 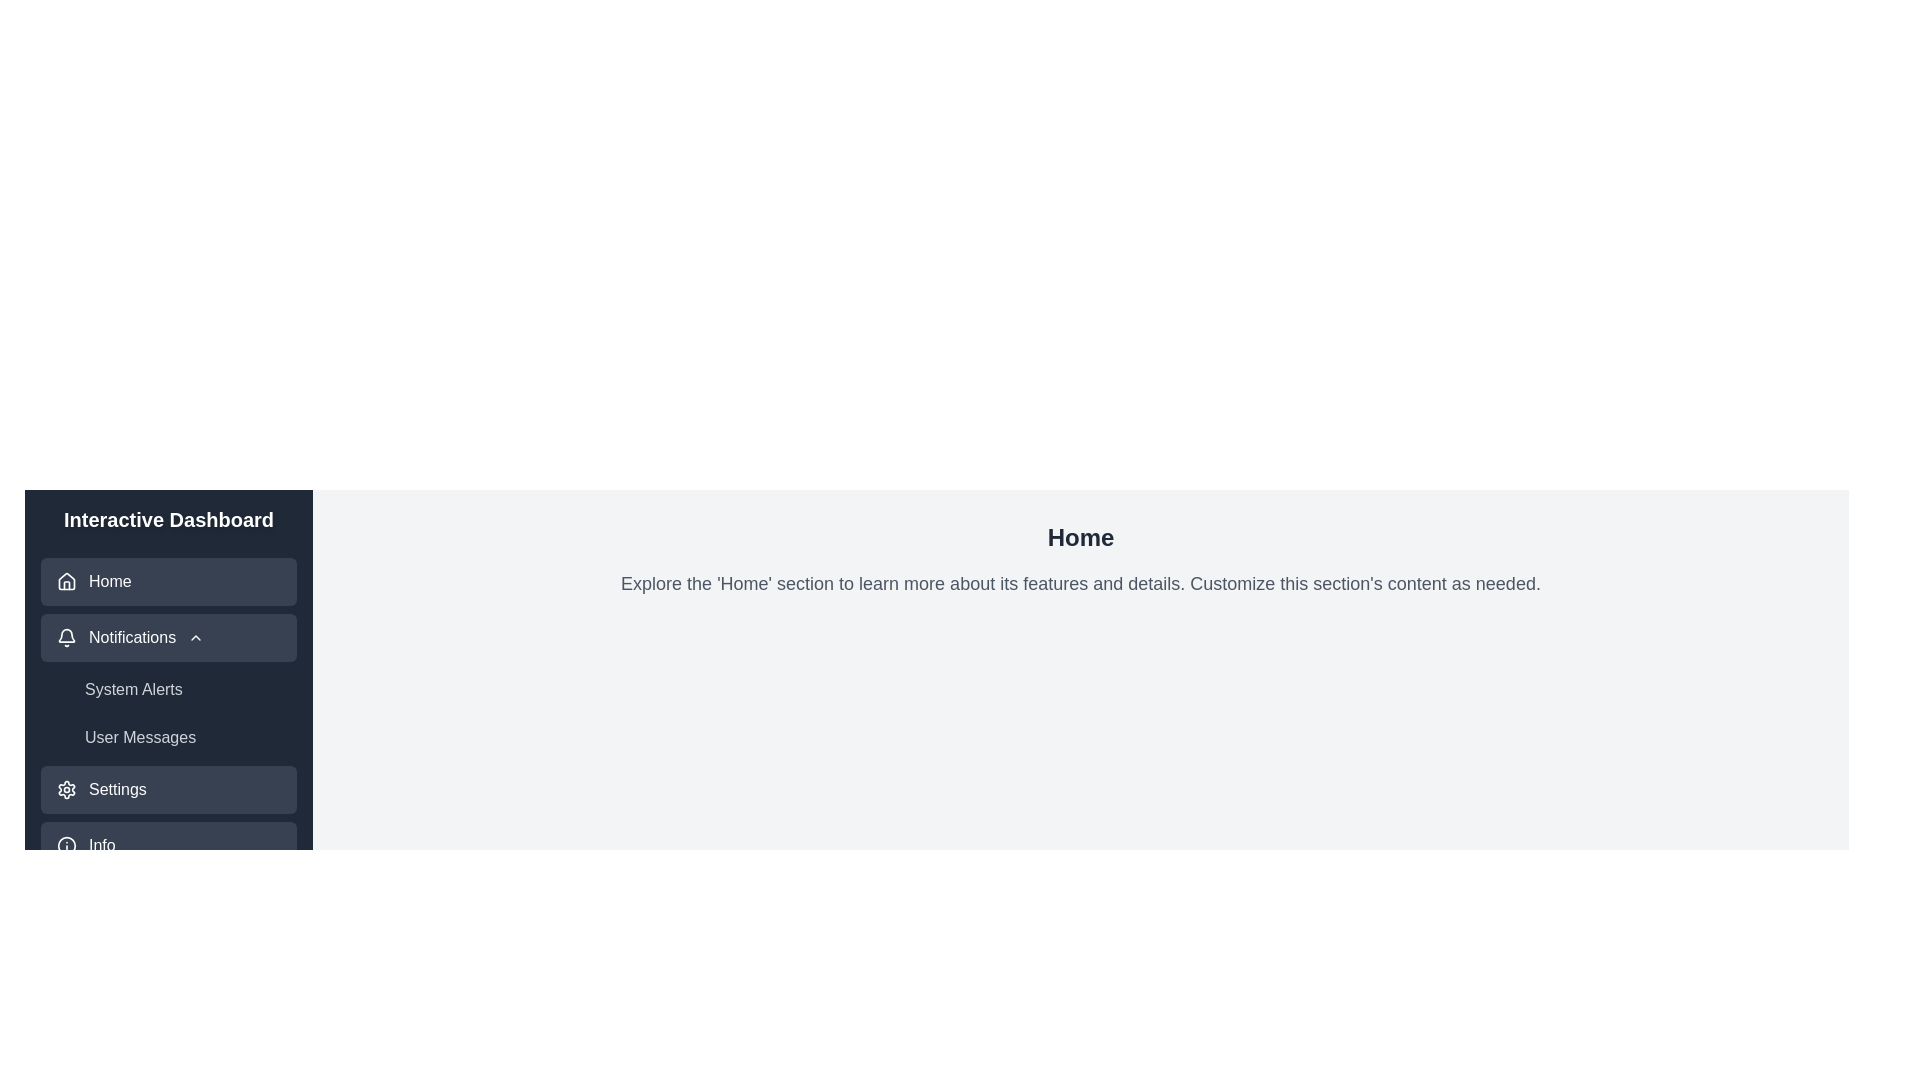 I want to click on the information icon located at the left sidebar near the bottom, preceding the text label 'Info', so click(x=67, y=845).